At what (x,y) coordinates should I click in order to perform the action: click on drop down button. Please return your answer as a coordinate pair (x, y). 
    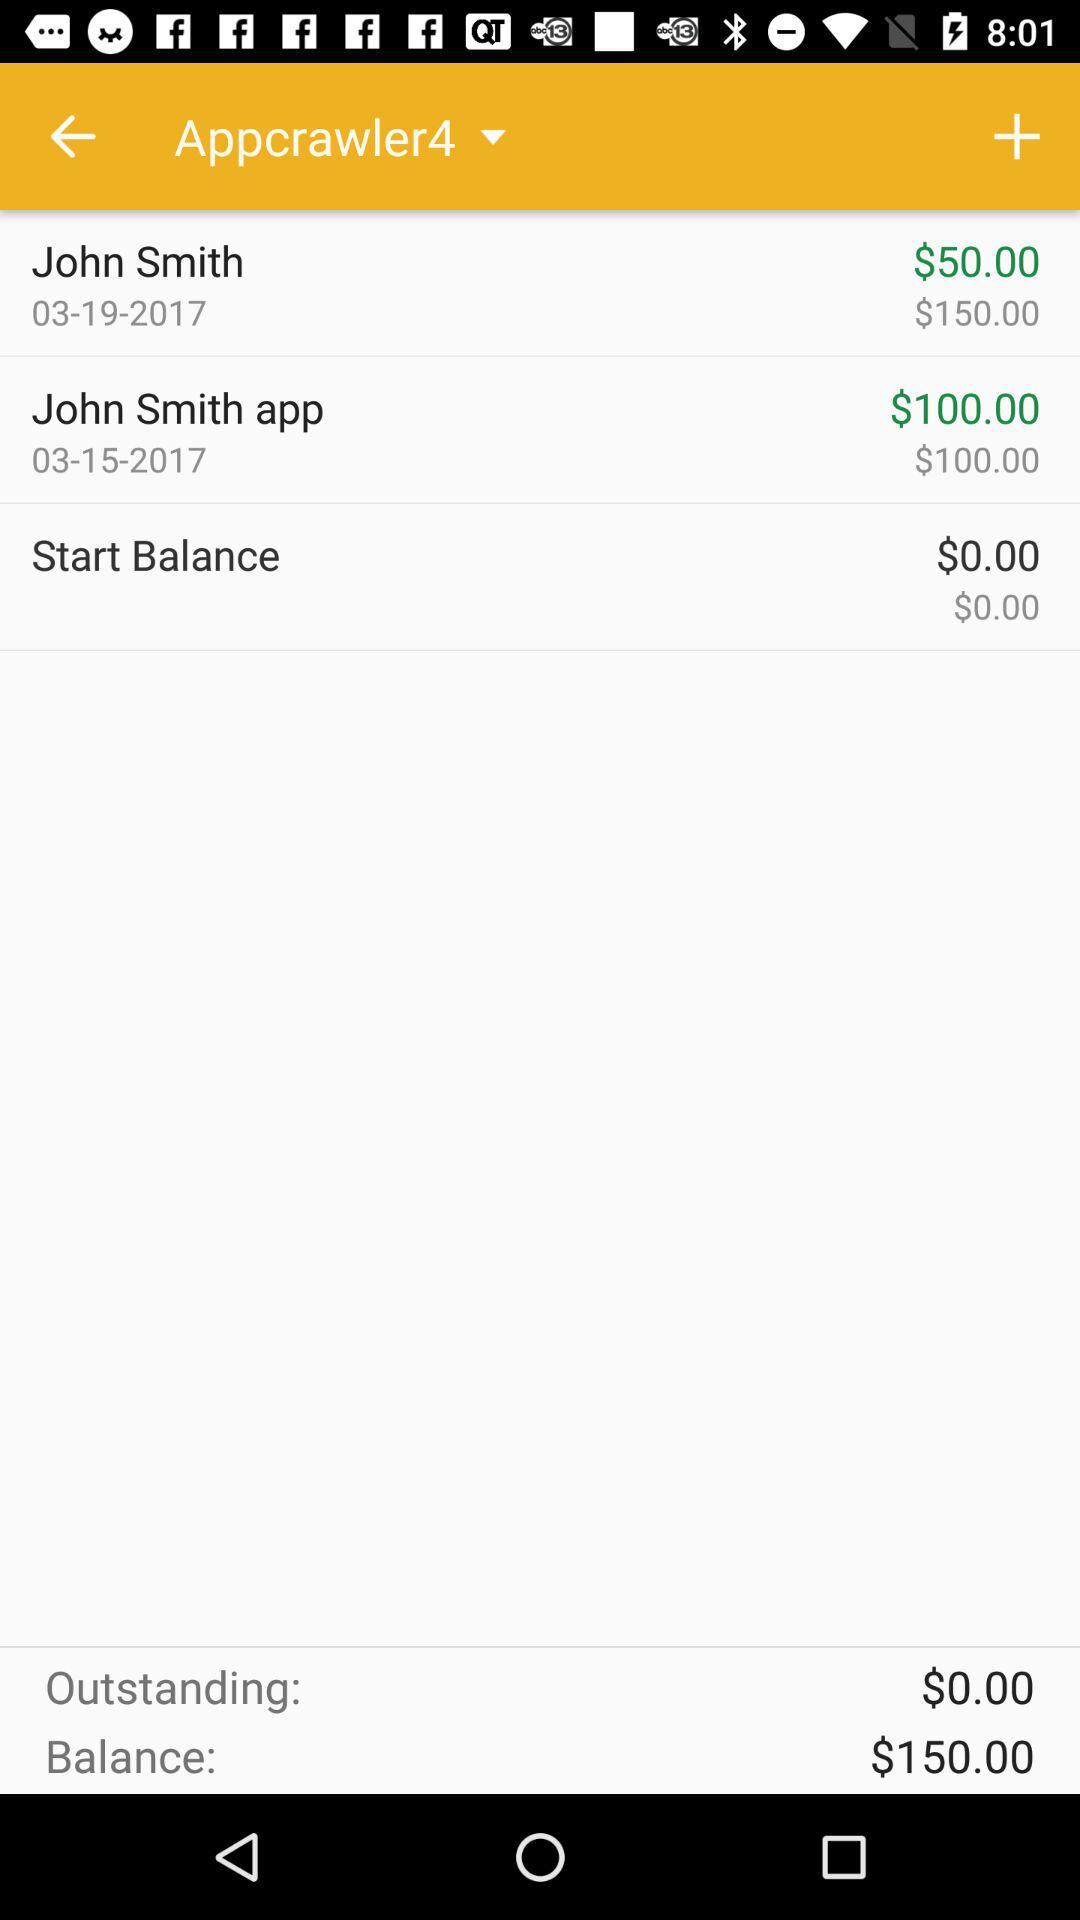
    Looking at the image, I should click on (493, 135).